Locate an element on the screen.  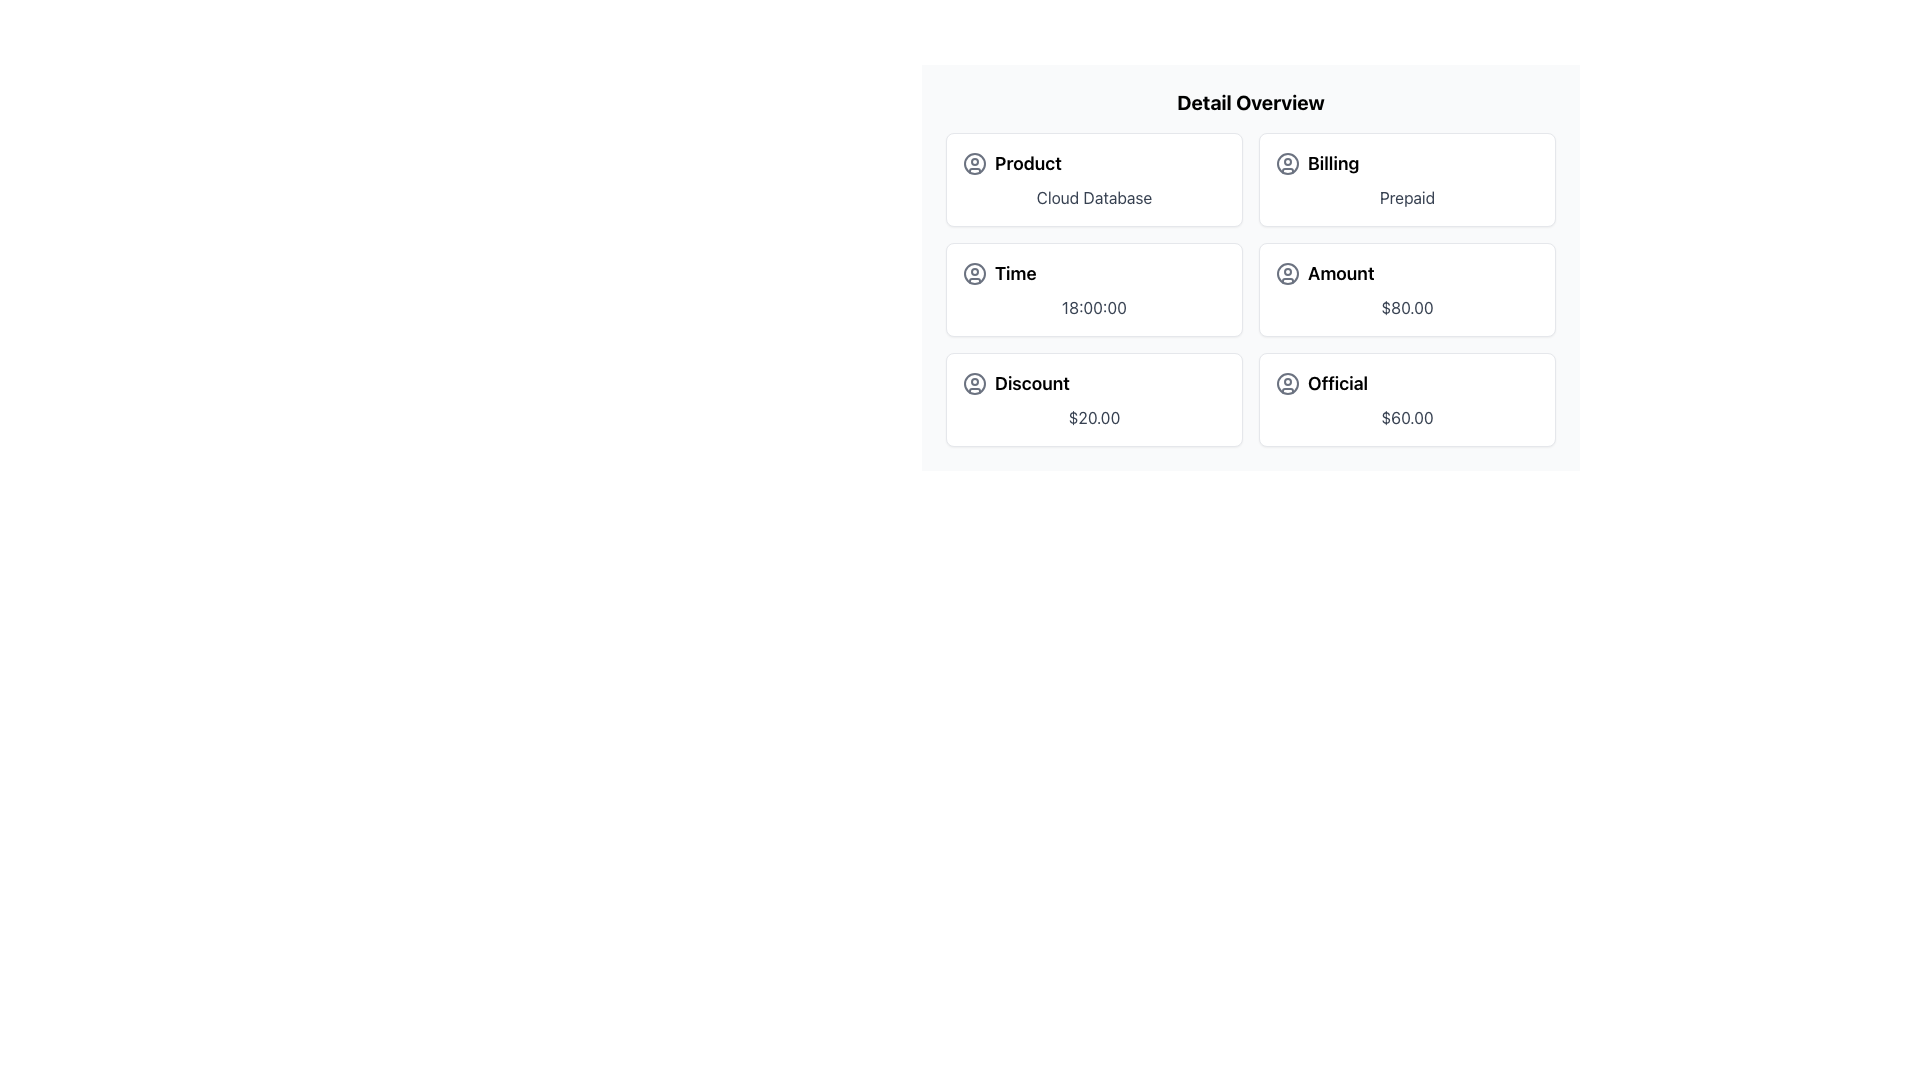
the user-related icon representing 'Discount' located at the top left corner of the corresponding card is located at coordinates (974, 384).